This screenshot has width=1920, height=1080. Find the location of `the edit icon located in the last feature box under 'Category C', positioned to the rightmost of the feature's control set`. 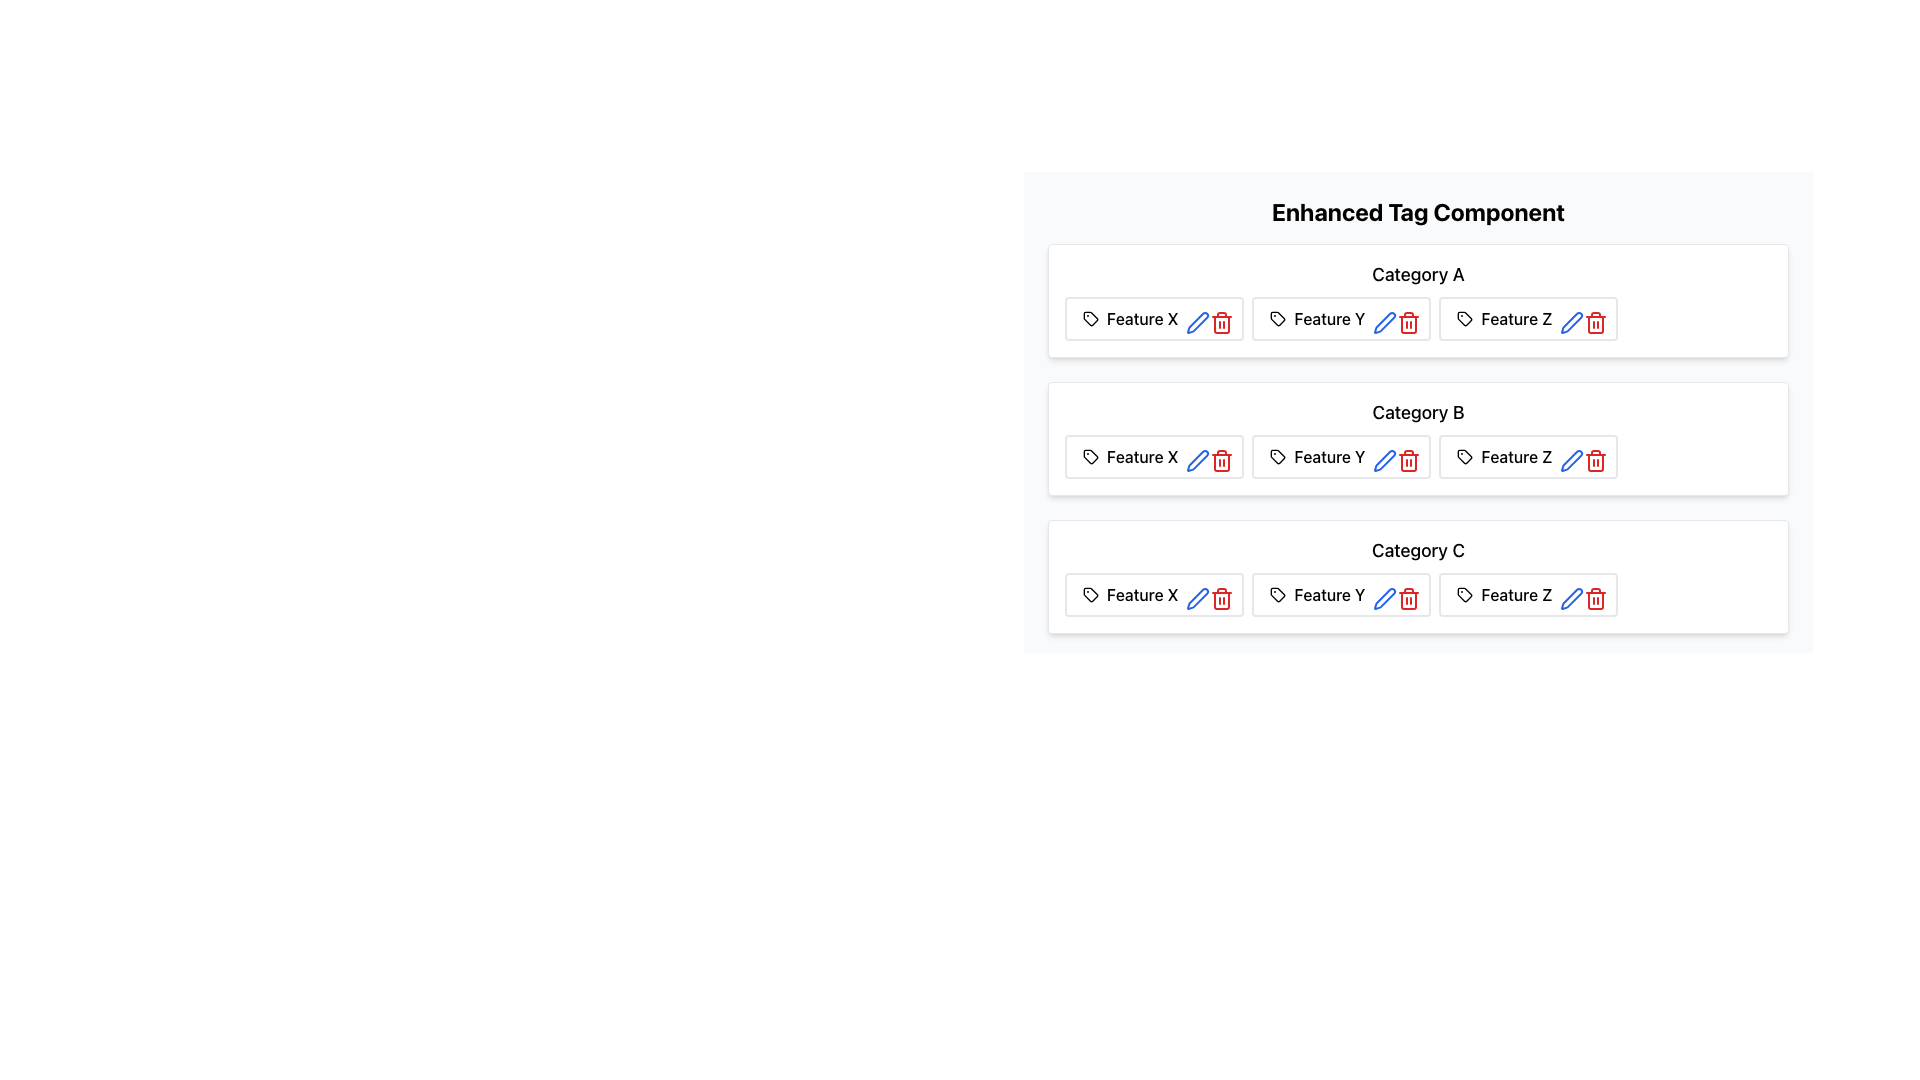

the edit icon located in the last feature box under 'Category C', positioned to the rightmost of the feature's control set is located at coordinates (1571, 322).